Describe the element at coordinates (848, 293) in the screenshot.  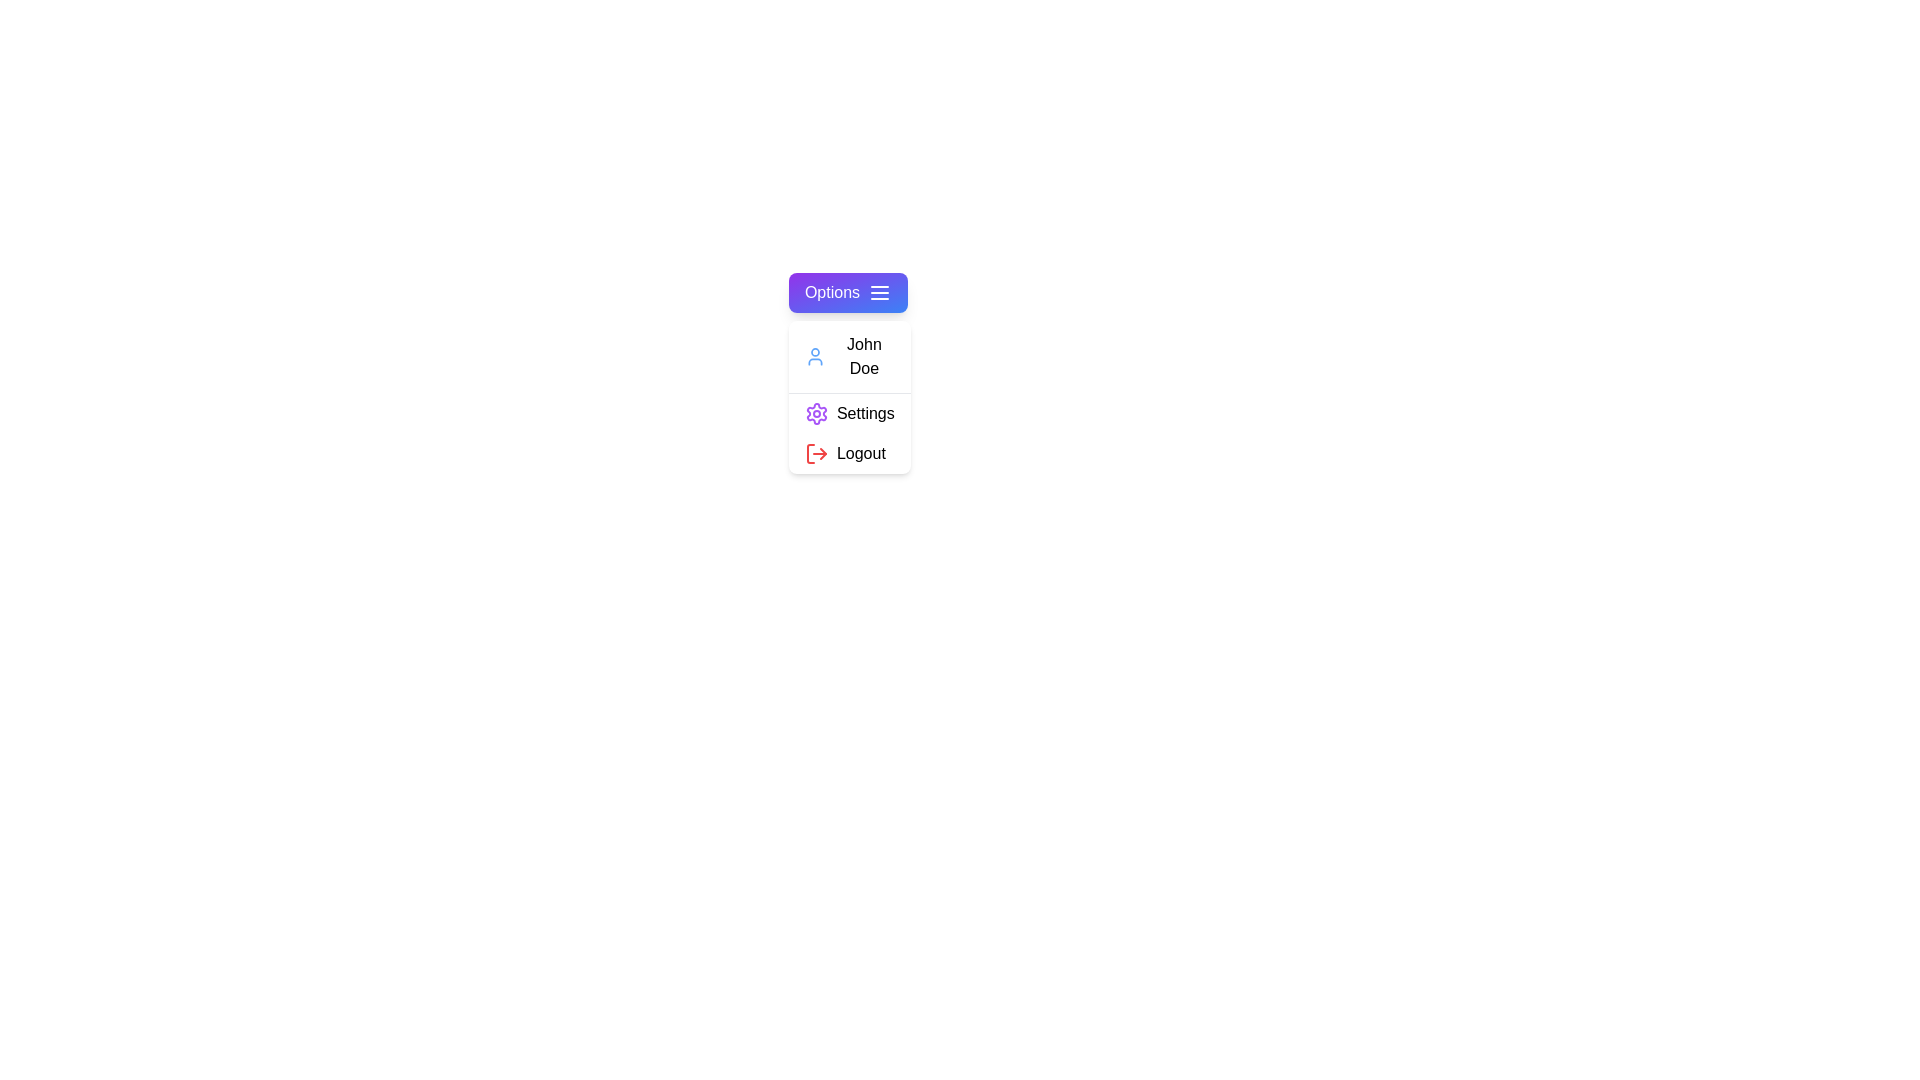
I see `the 'Options' button to toggle the menu visibility` at that location.